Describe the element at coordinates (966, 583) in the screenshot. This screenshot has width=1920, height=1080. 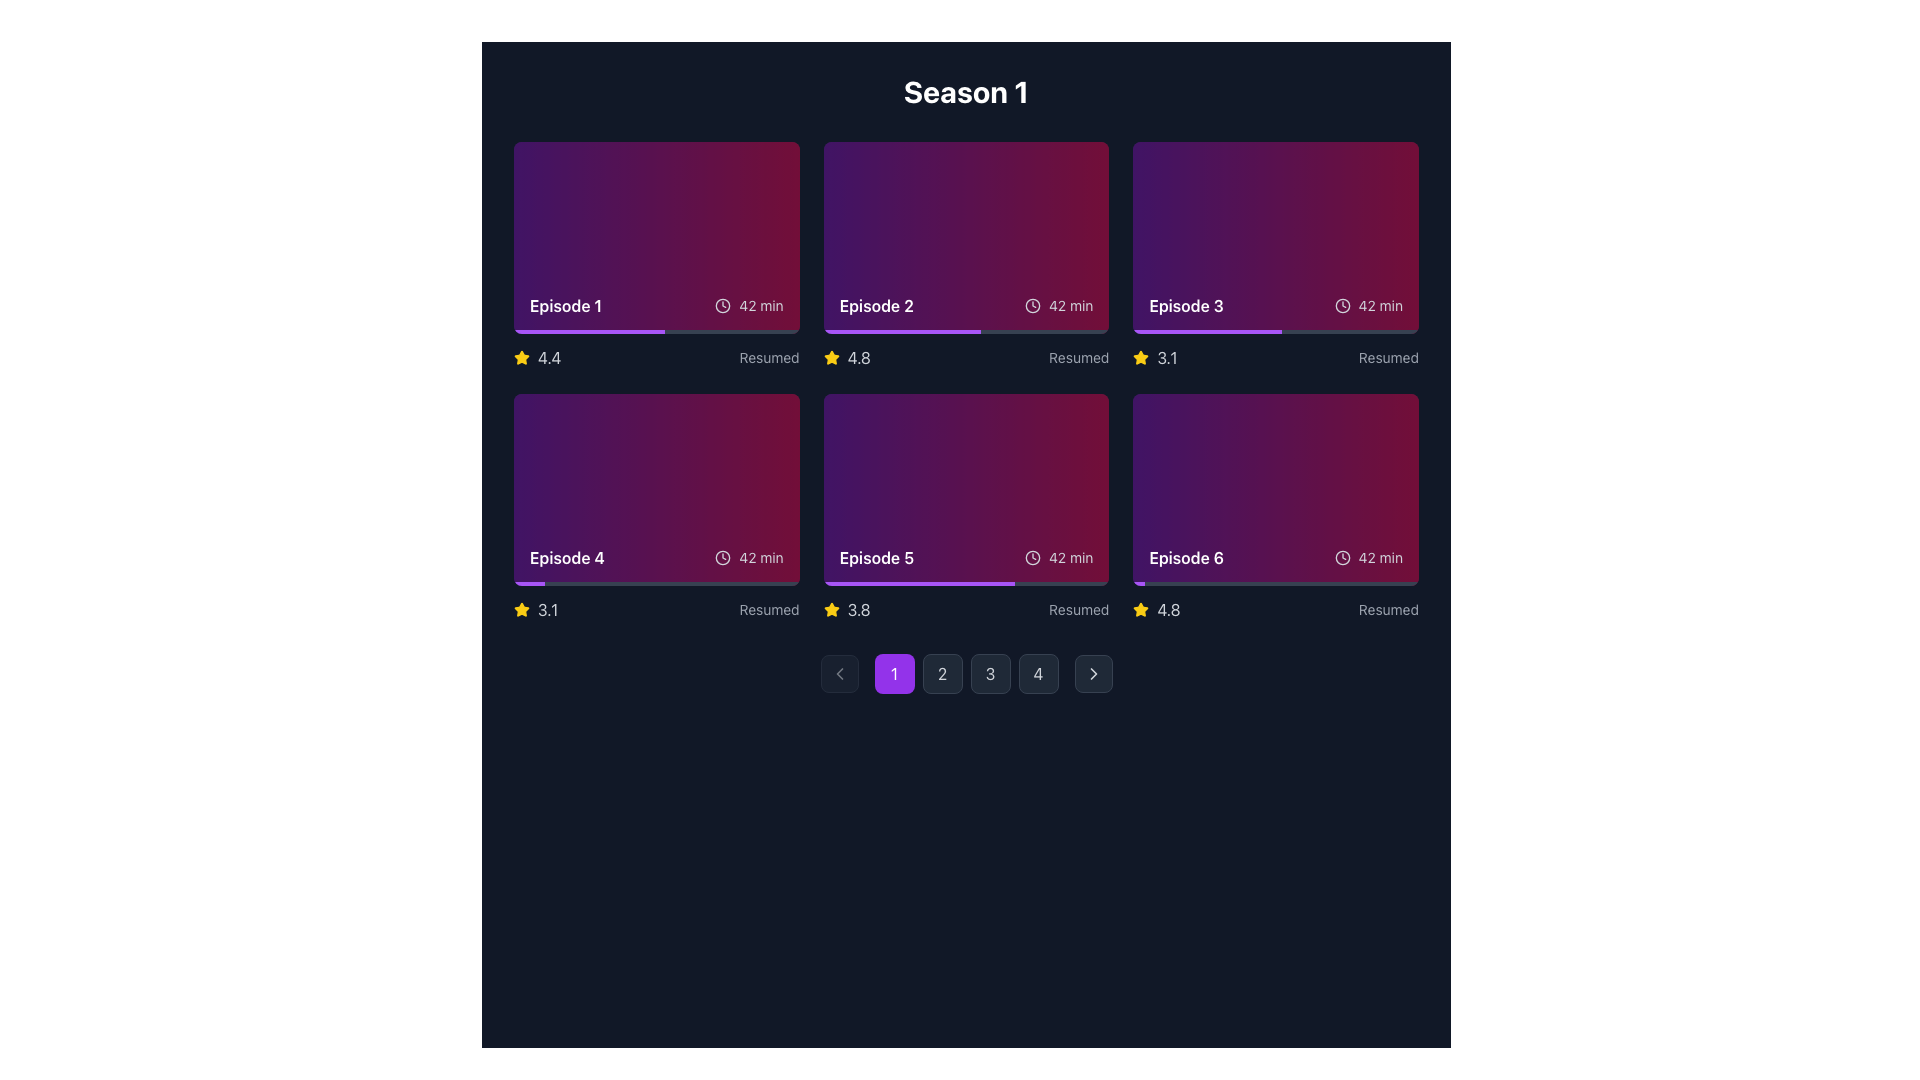
I see `the Progress bar located at the bottom of the fifth card in the second row labeled 'Episode 5' to visually indicate playback progress` at that location.